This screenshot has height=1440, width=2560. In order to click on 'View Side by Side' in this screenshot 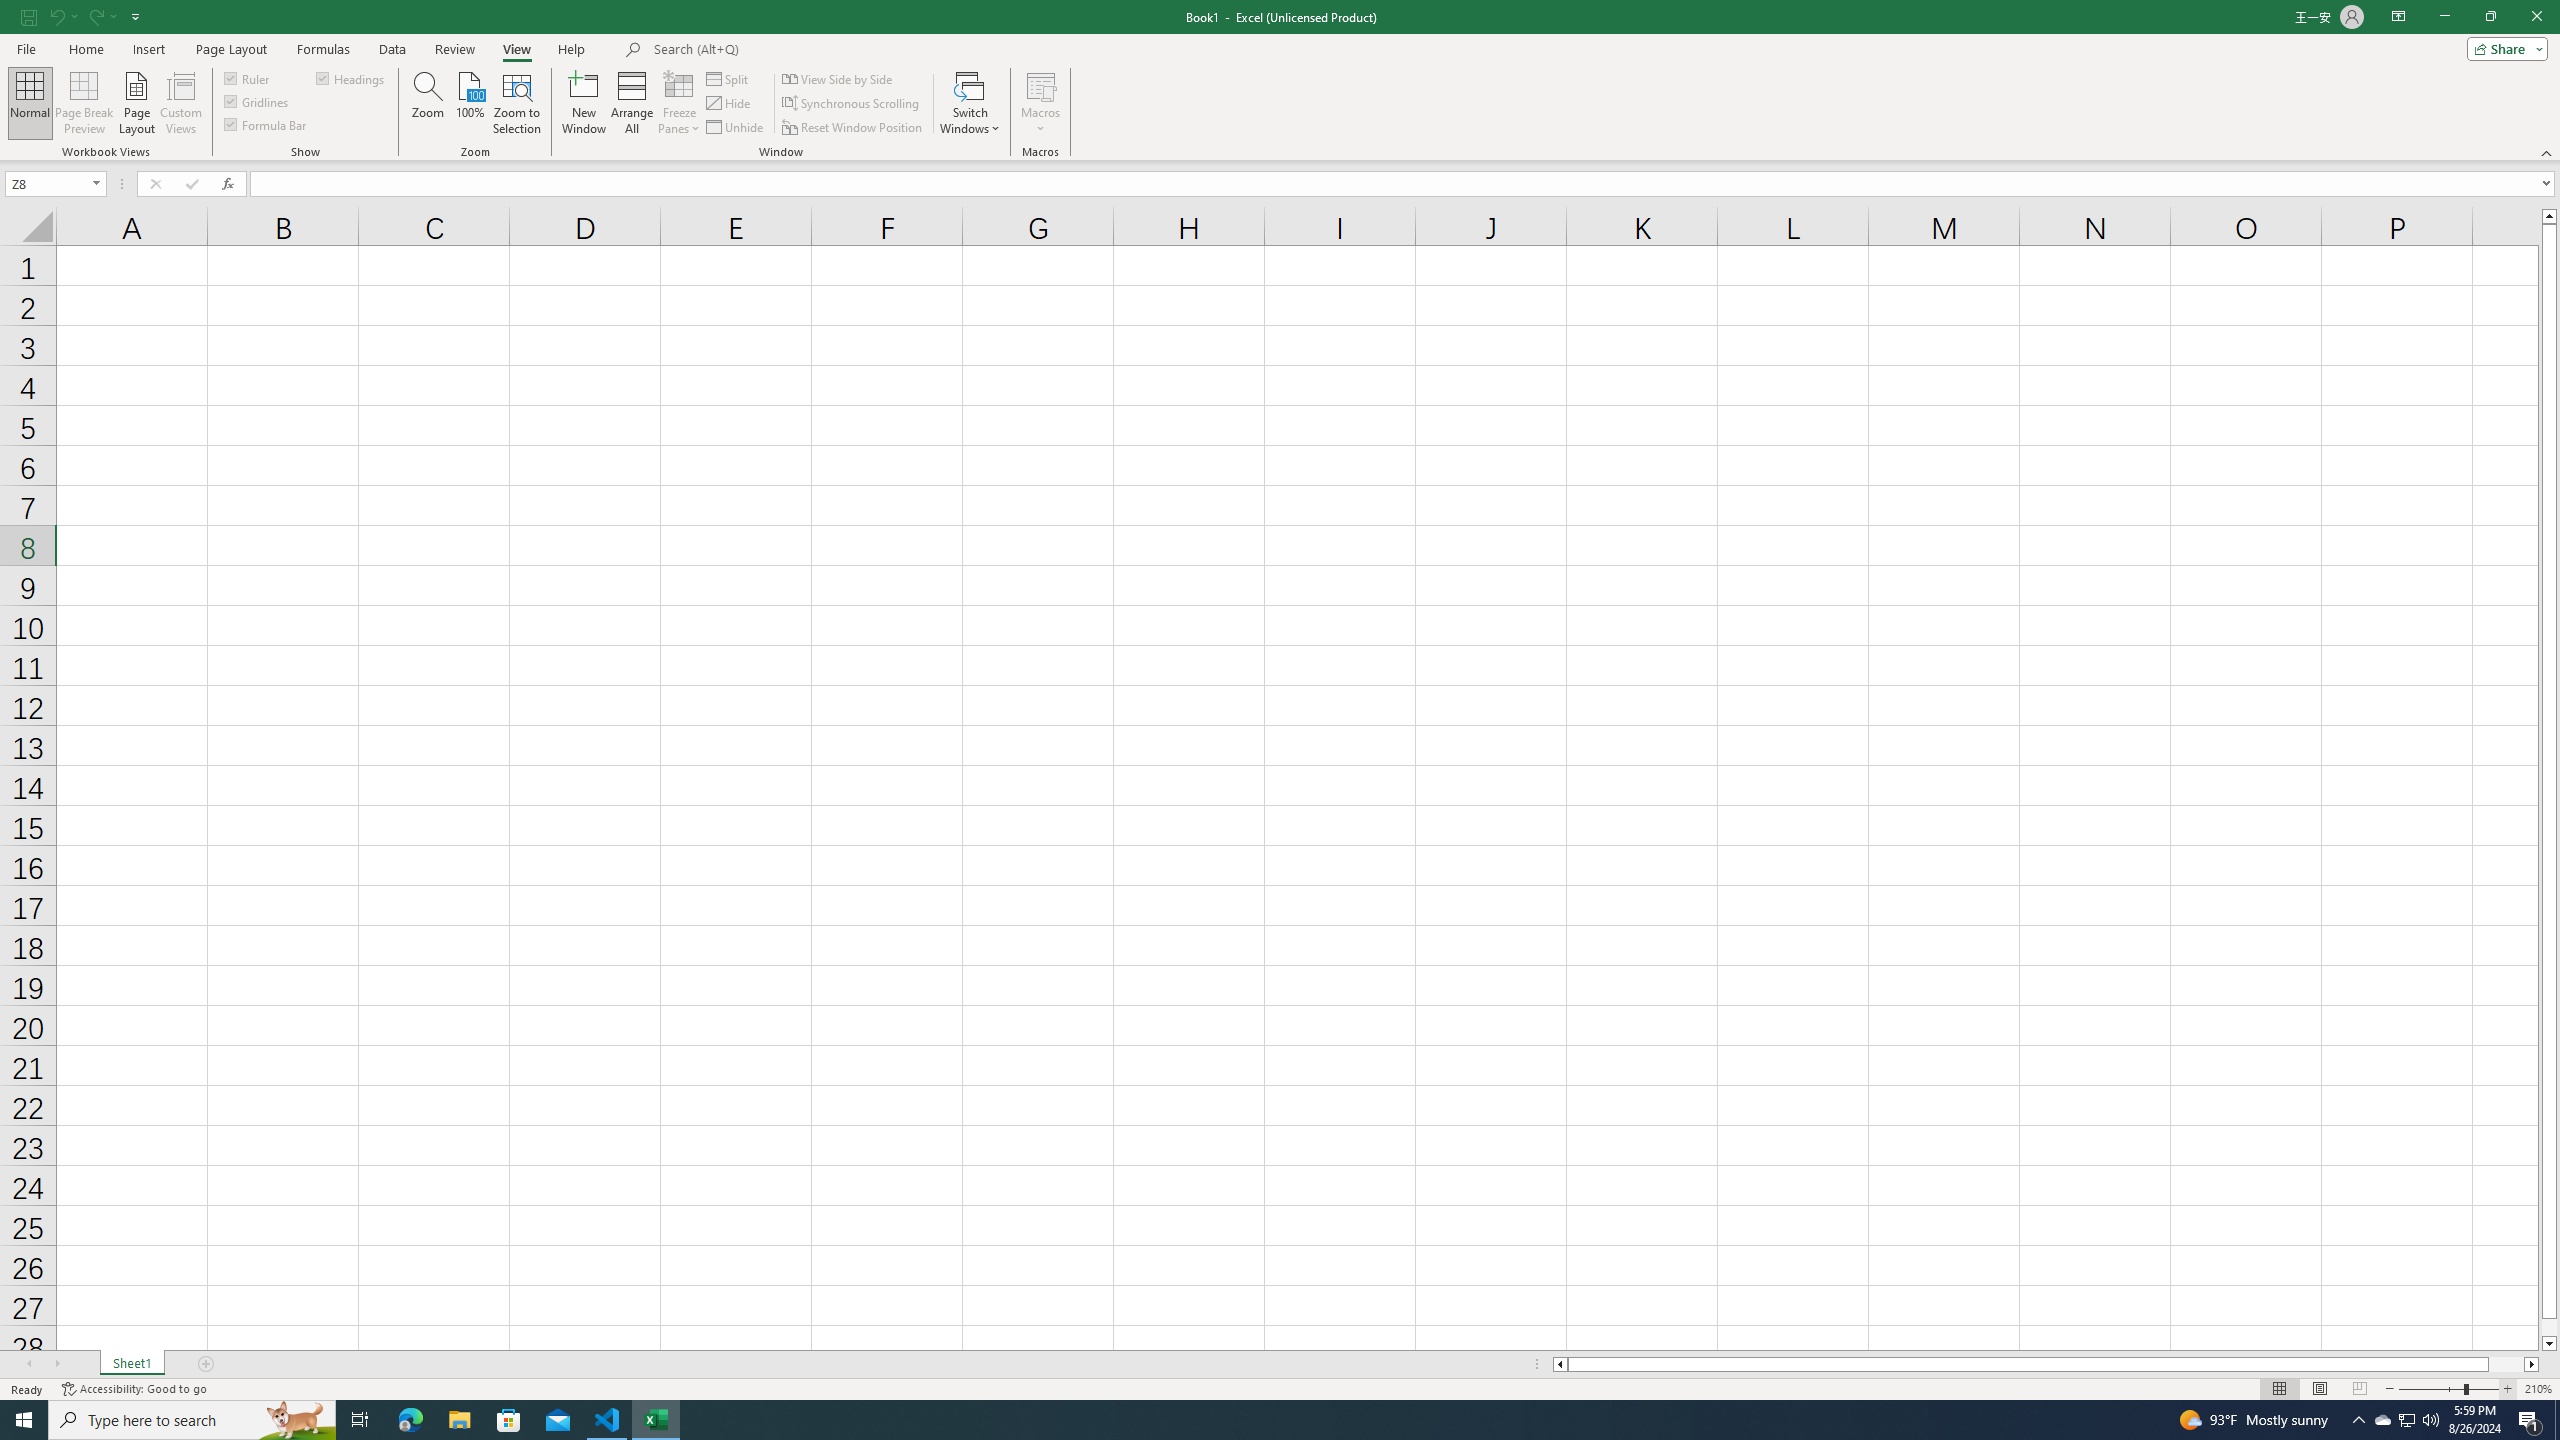, I will do `click(837, 78)`.